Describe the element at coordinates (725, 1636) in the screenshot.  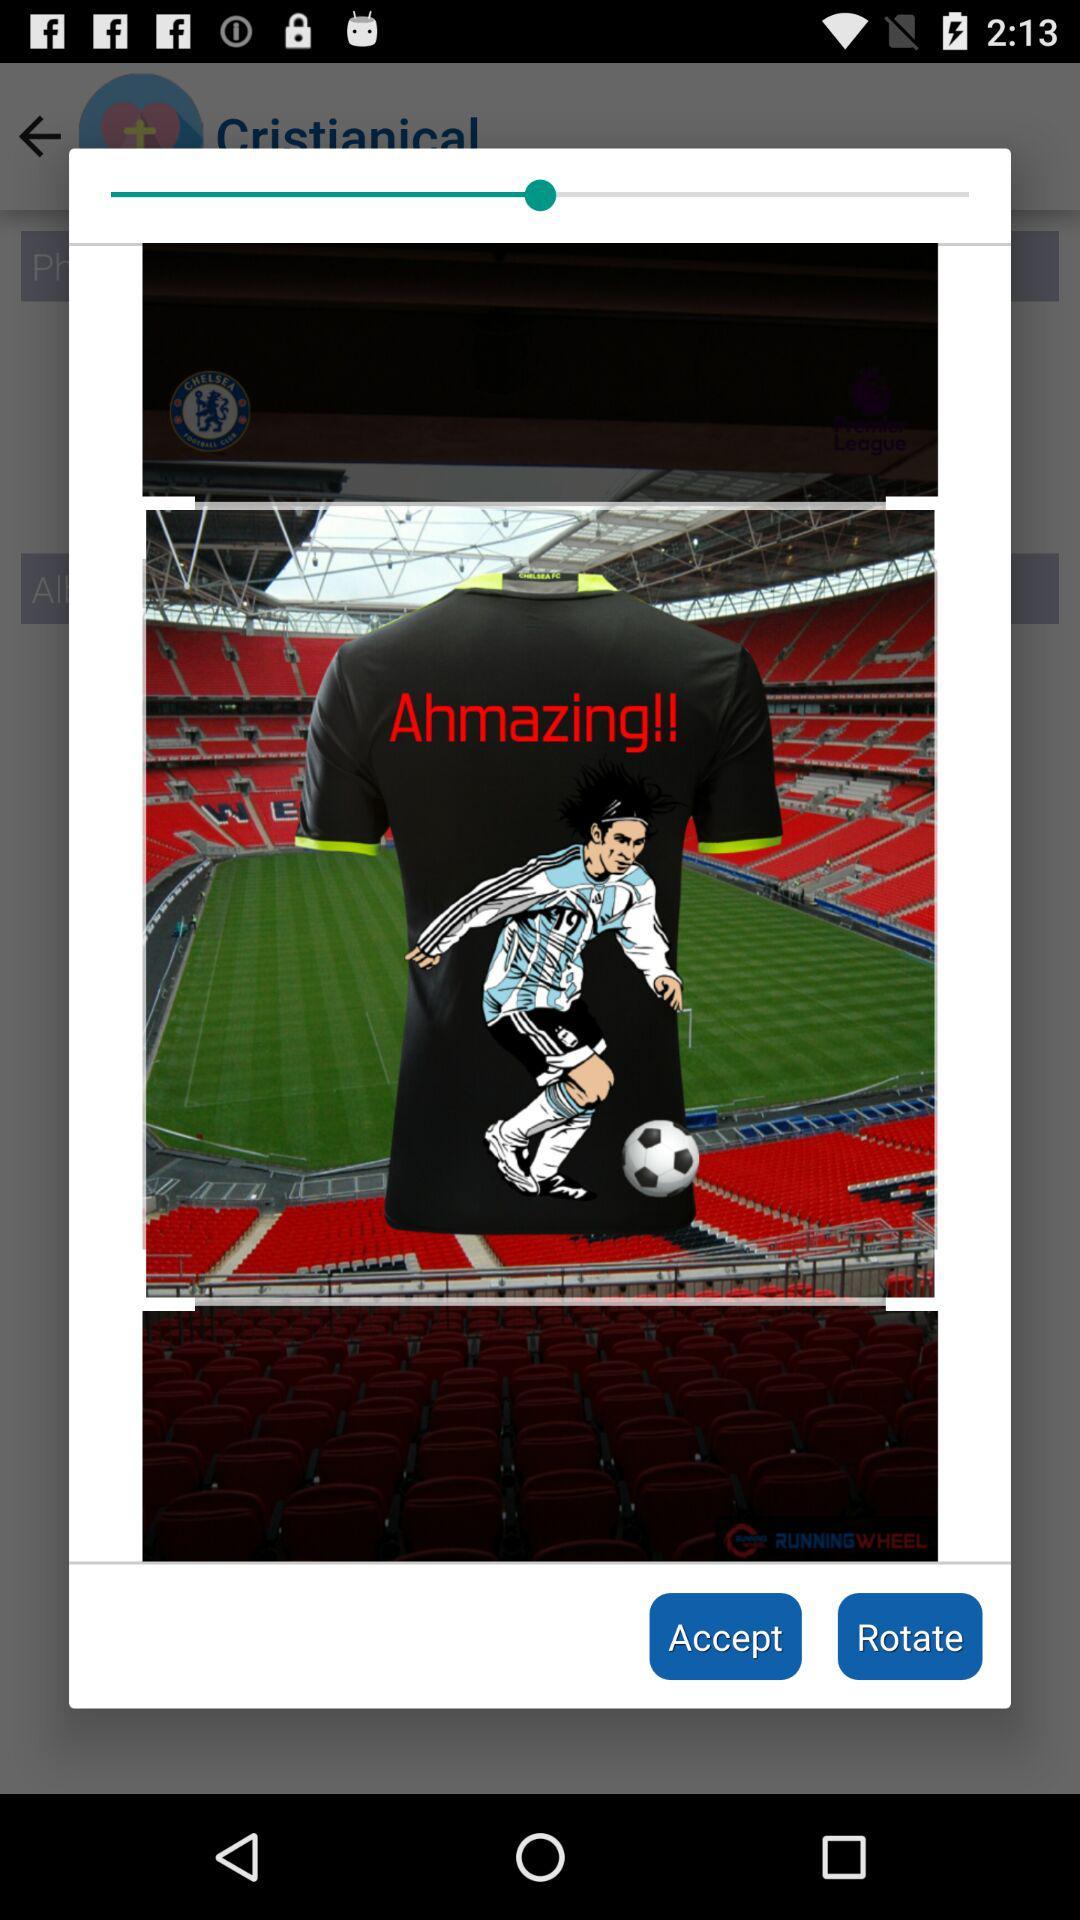
I see `the item next to the rotate` at that location.